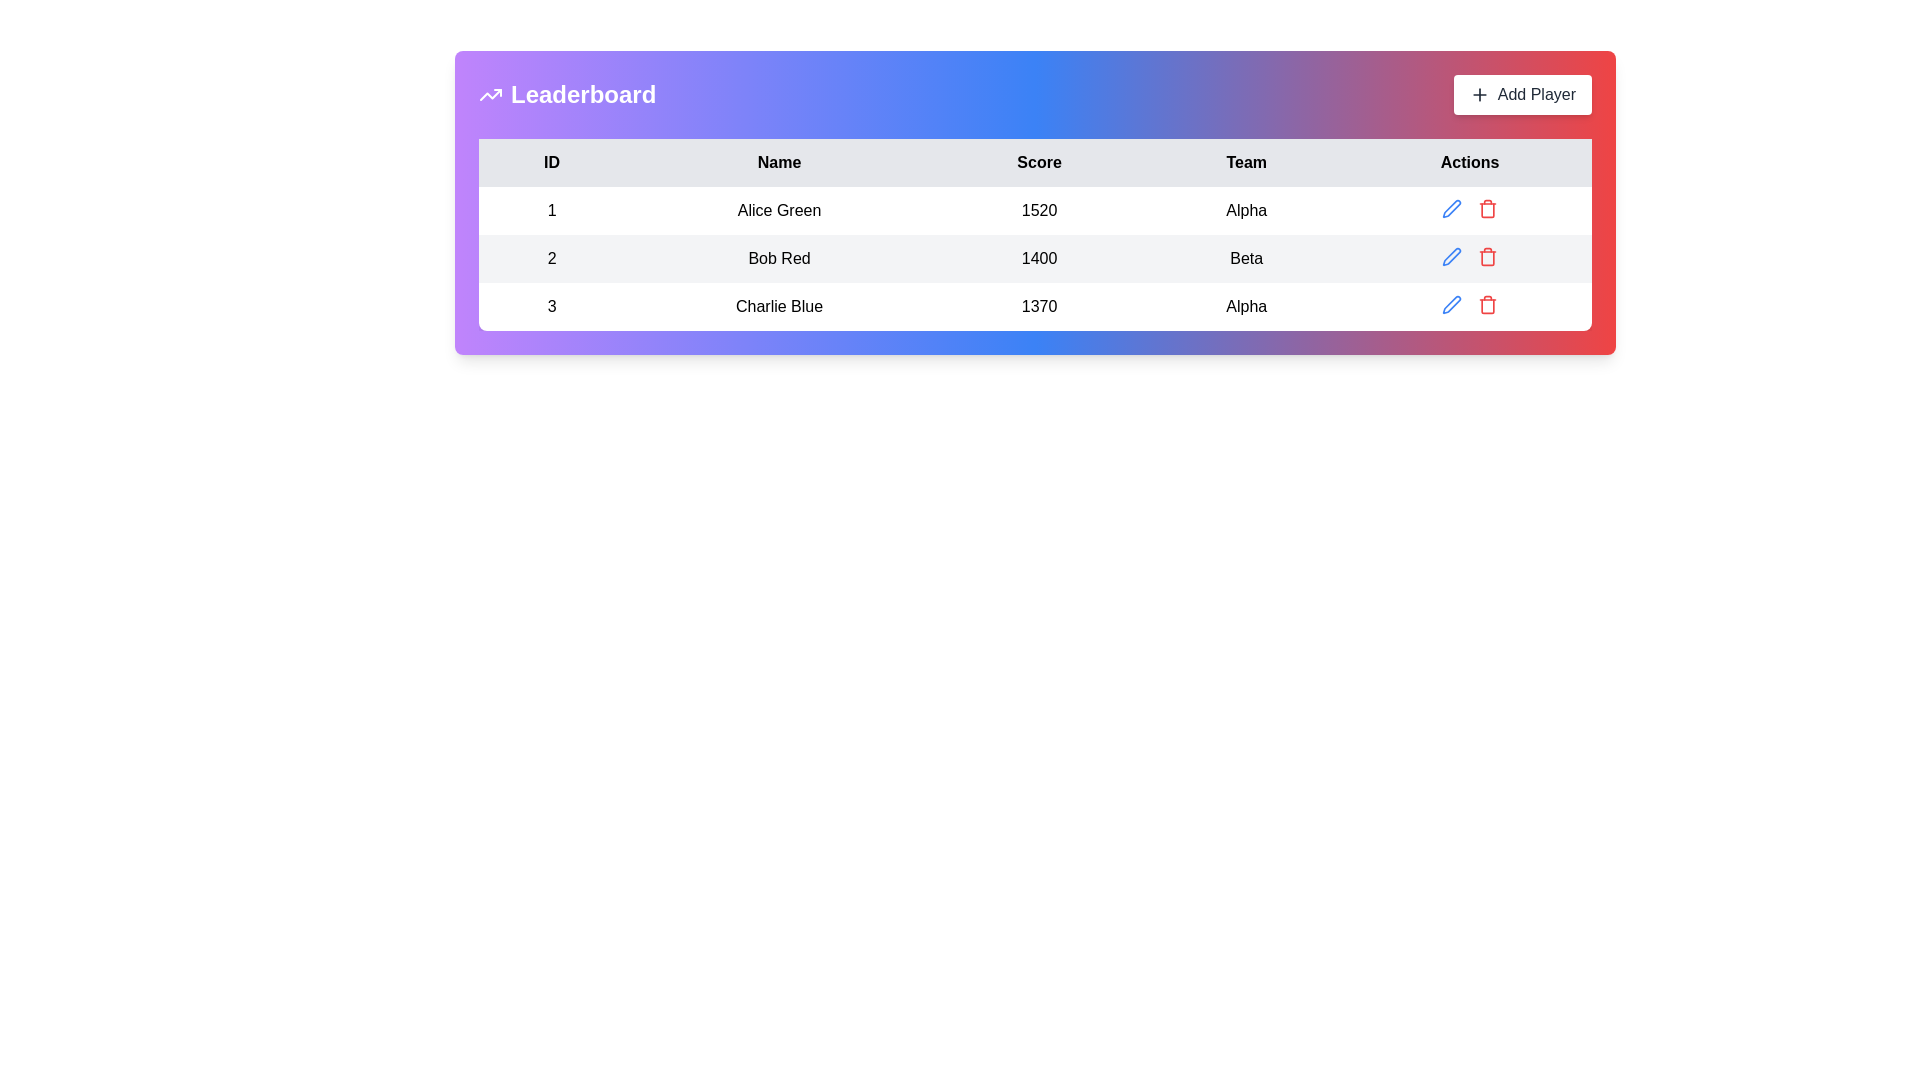  I want to click on the bold number '2' in the first column of the second row of the leaderboard table, so click(552, 257).